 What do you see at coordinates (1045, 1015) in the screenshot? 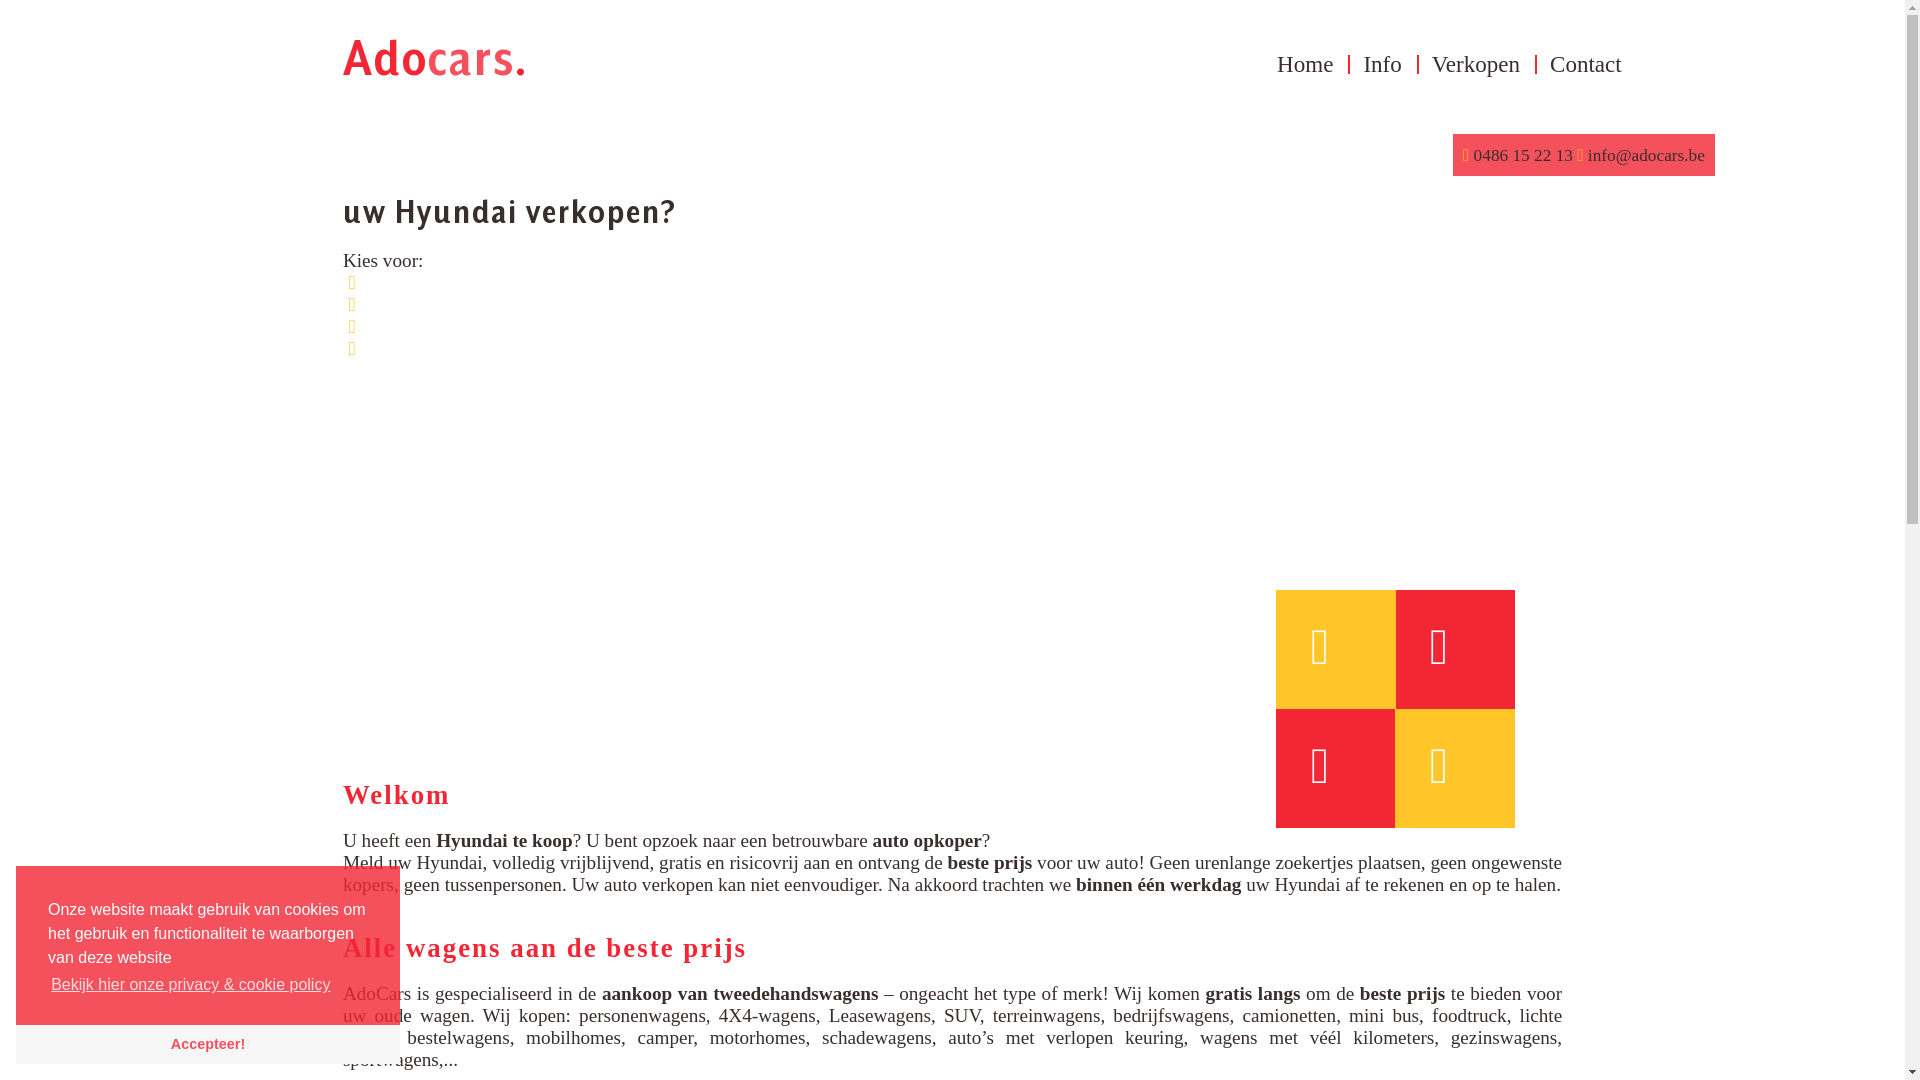
I see `'terreinwagens'` at bounding box center [1045, 1015].